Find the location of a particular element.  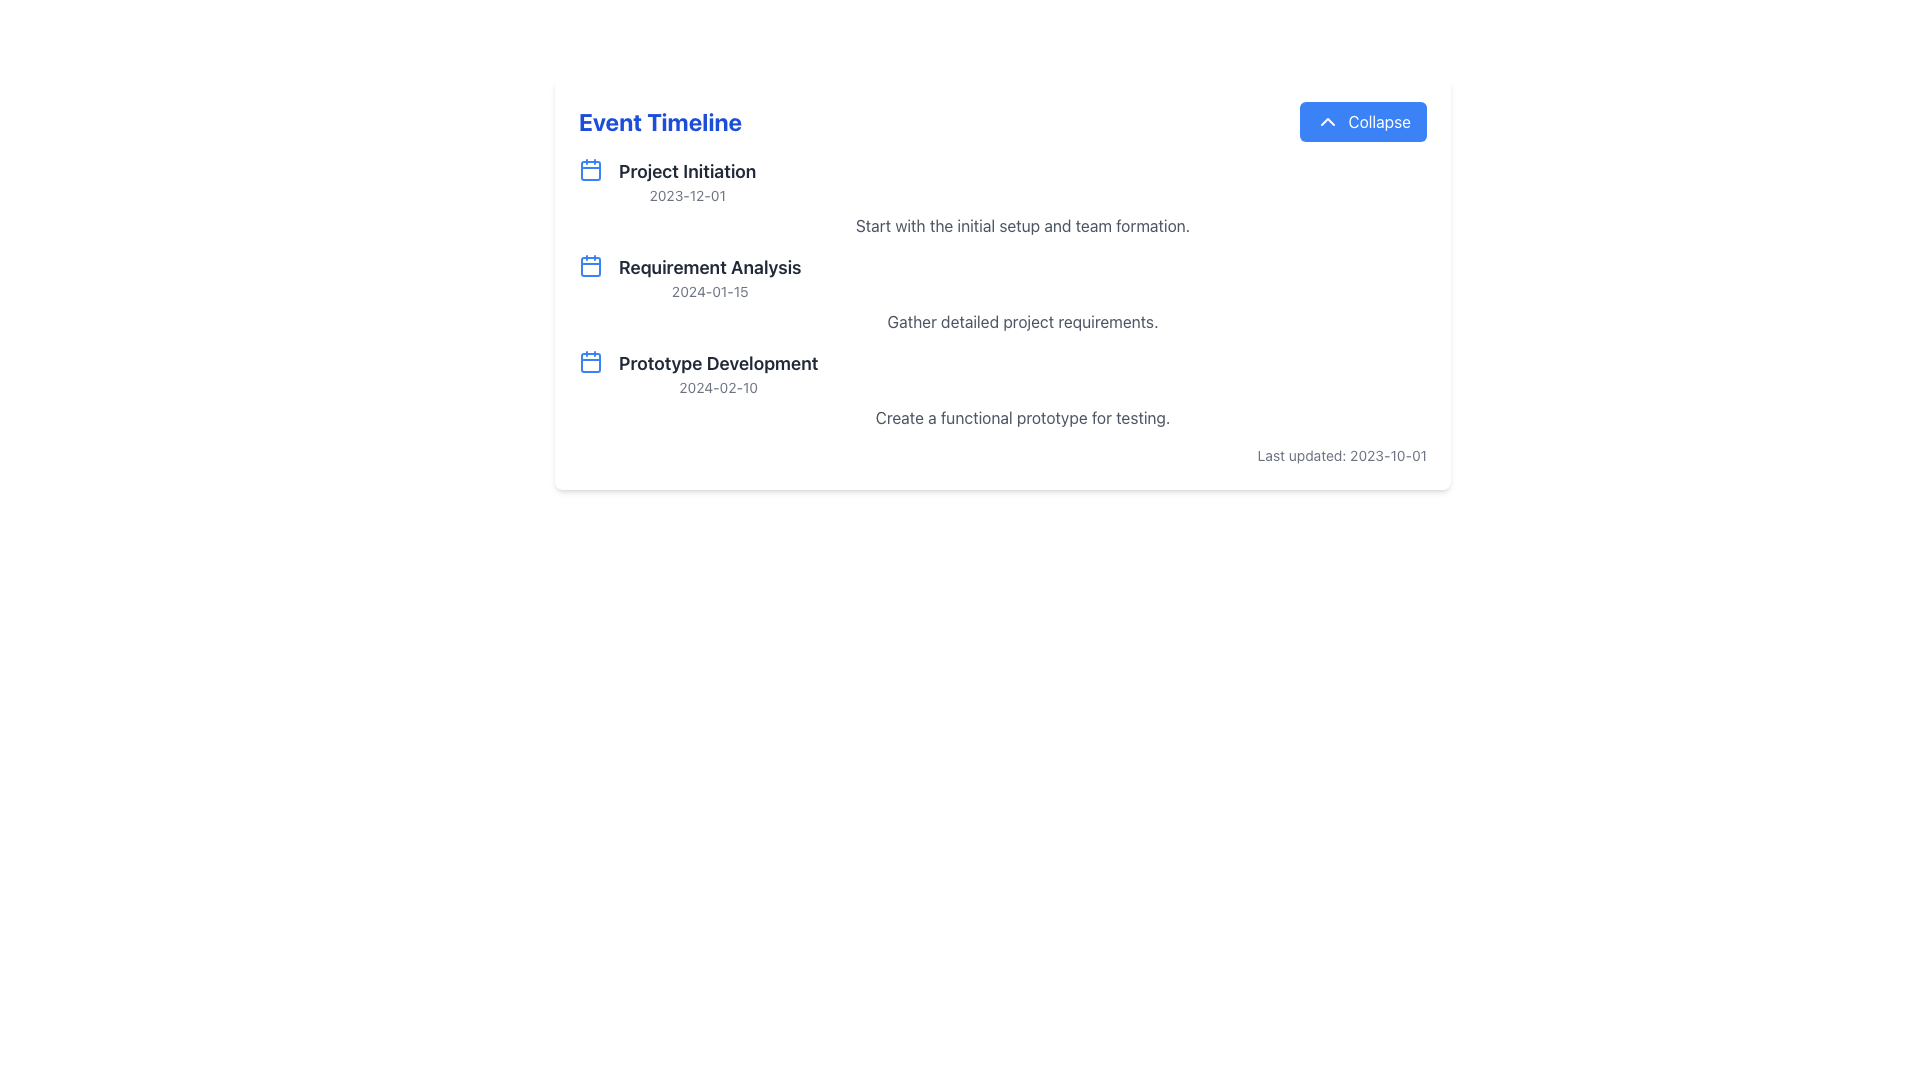

the calendar body icon associated with 'Prototype Development', which is the third icon in a vertical sequence to the left of the timeline text is located at coordinates (589, 362).